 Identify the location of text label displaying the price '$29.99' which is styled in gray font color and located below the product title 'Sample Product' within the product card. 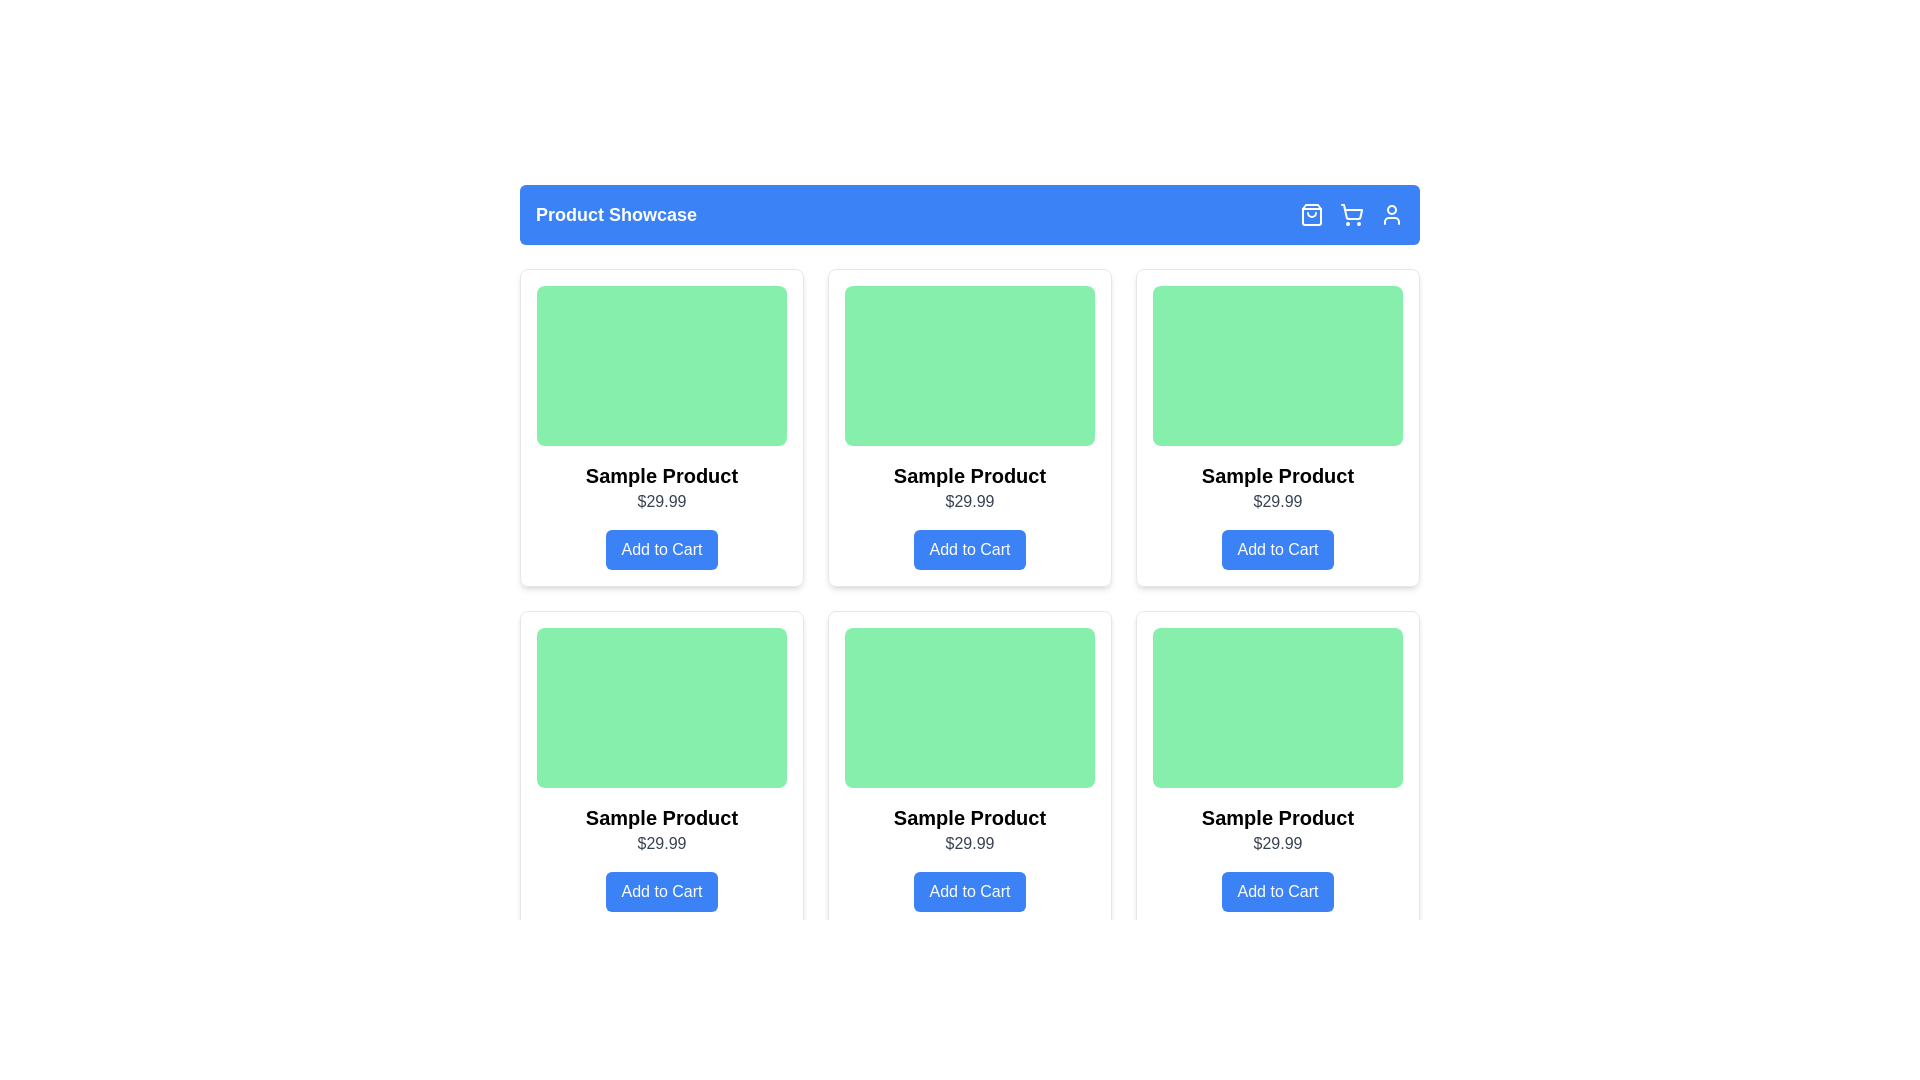
(1276, 844).